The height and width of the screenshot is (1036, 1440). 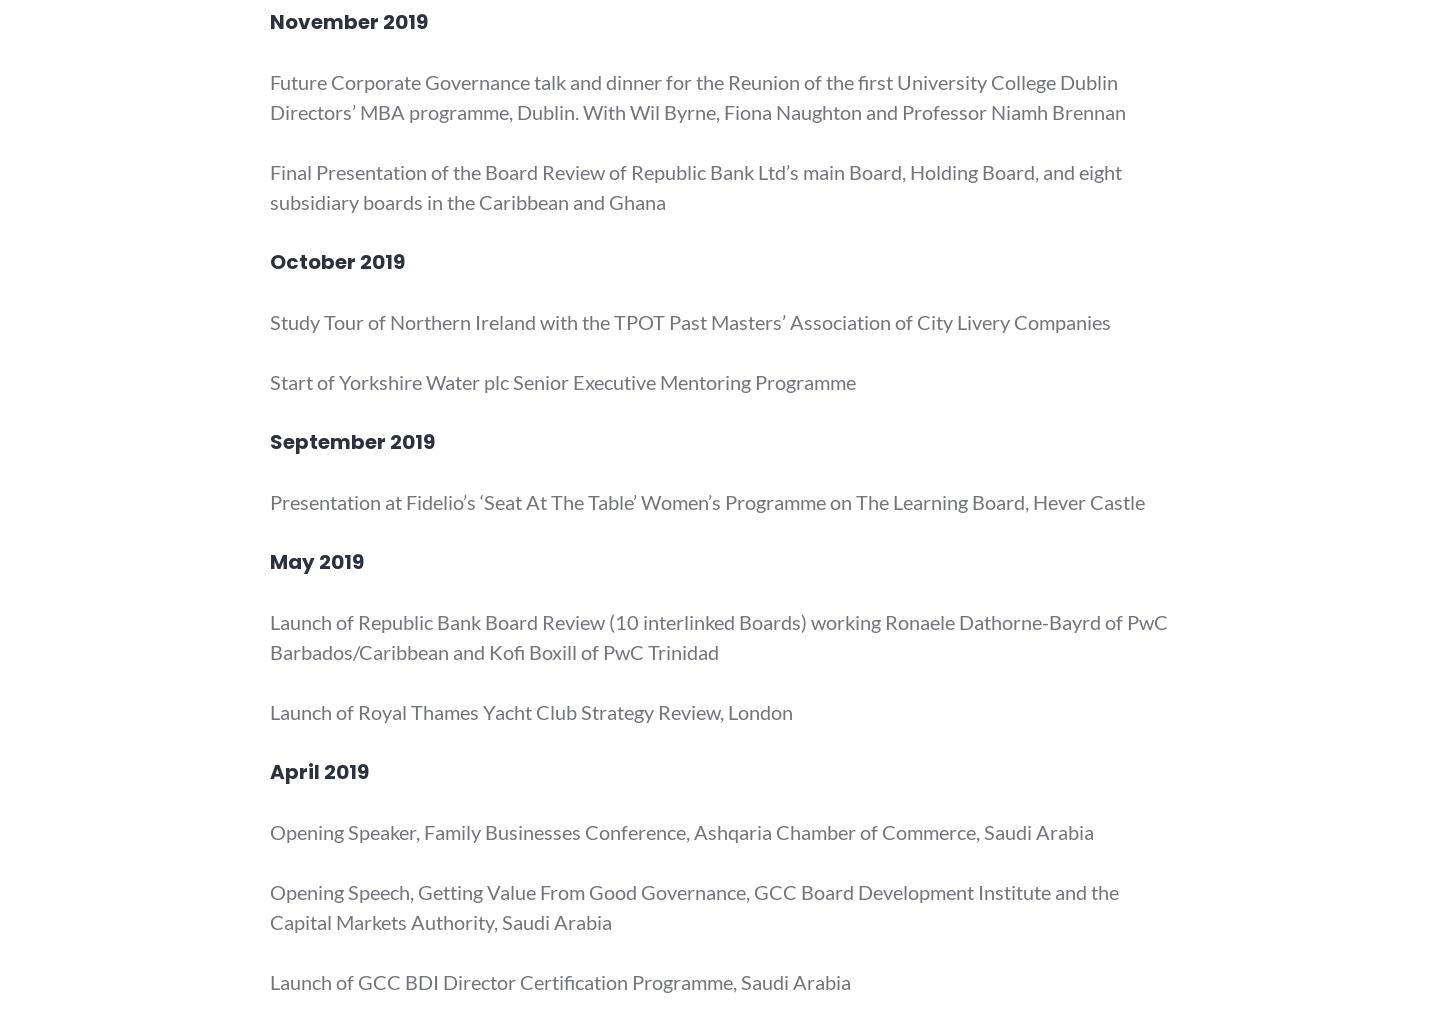 I want to click on 'Study Tour of Northern Ireland with the TPOT Past Masters’ Association of City Livery Companies', so click(x=690, y=321).